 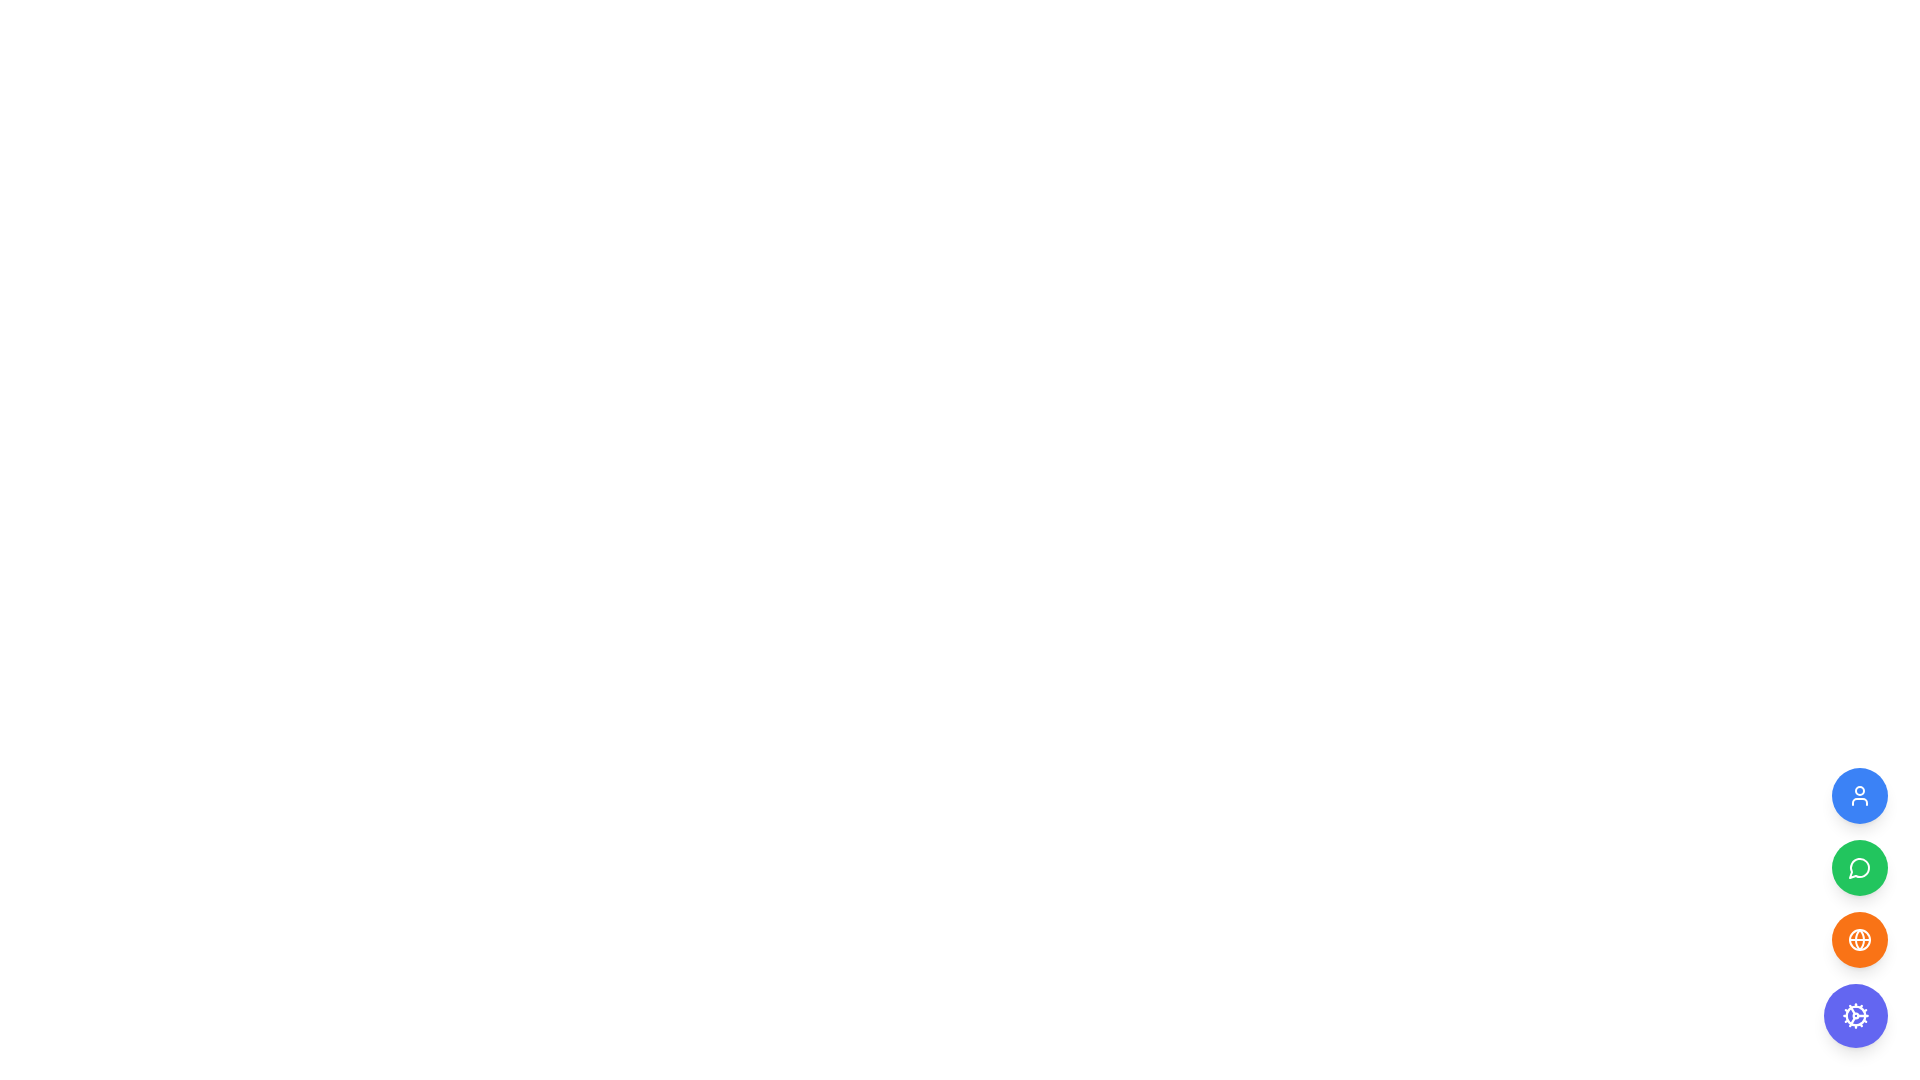 What do you see at coordinates (1859, 866) in the screenshot?
I see `the circular button with a green background and white speech bubble icon, which is the second button in a vertical stack of three buttons aligned to the right edge of the interface` at bounding box center [1859, 866].